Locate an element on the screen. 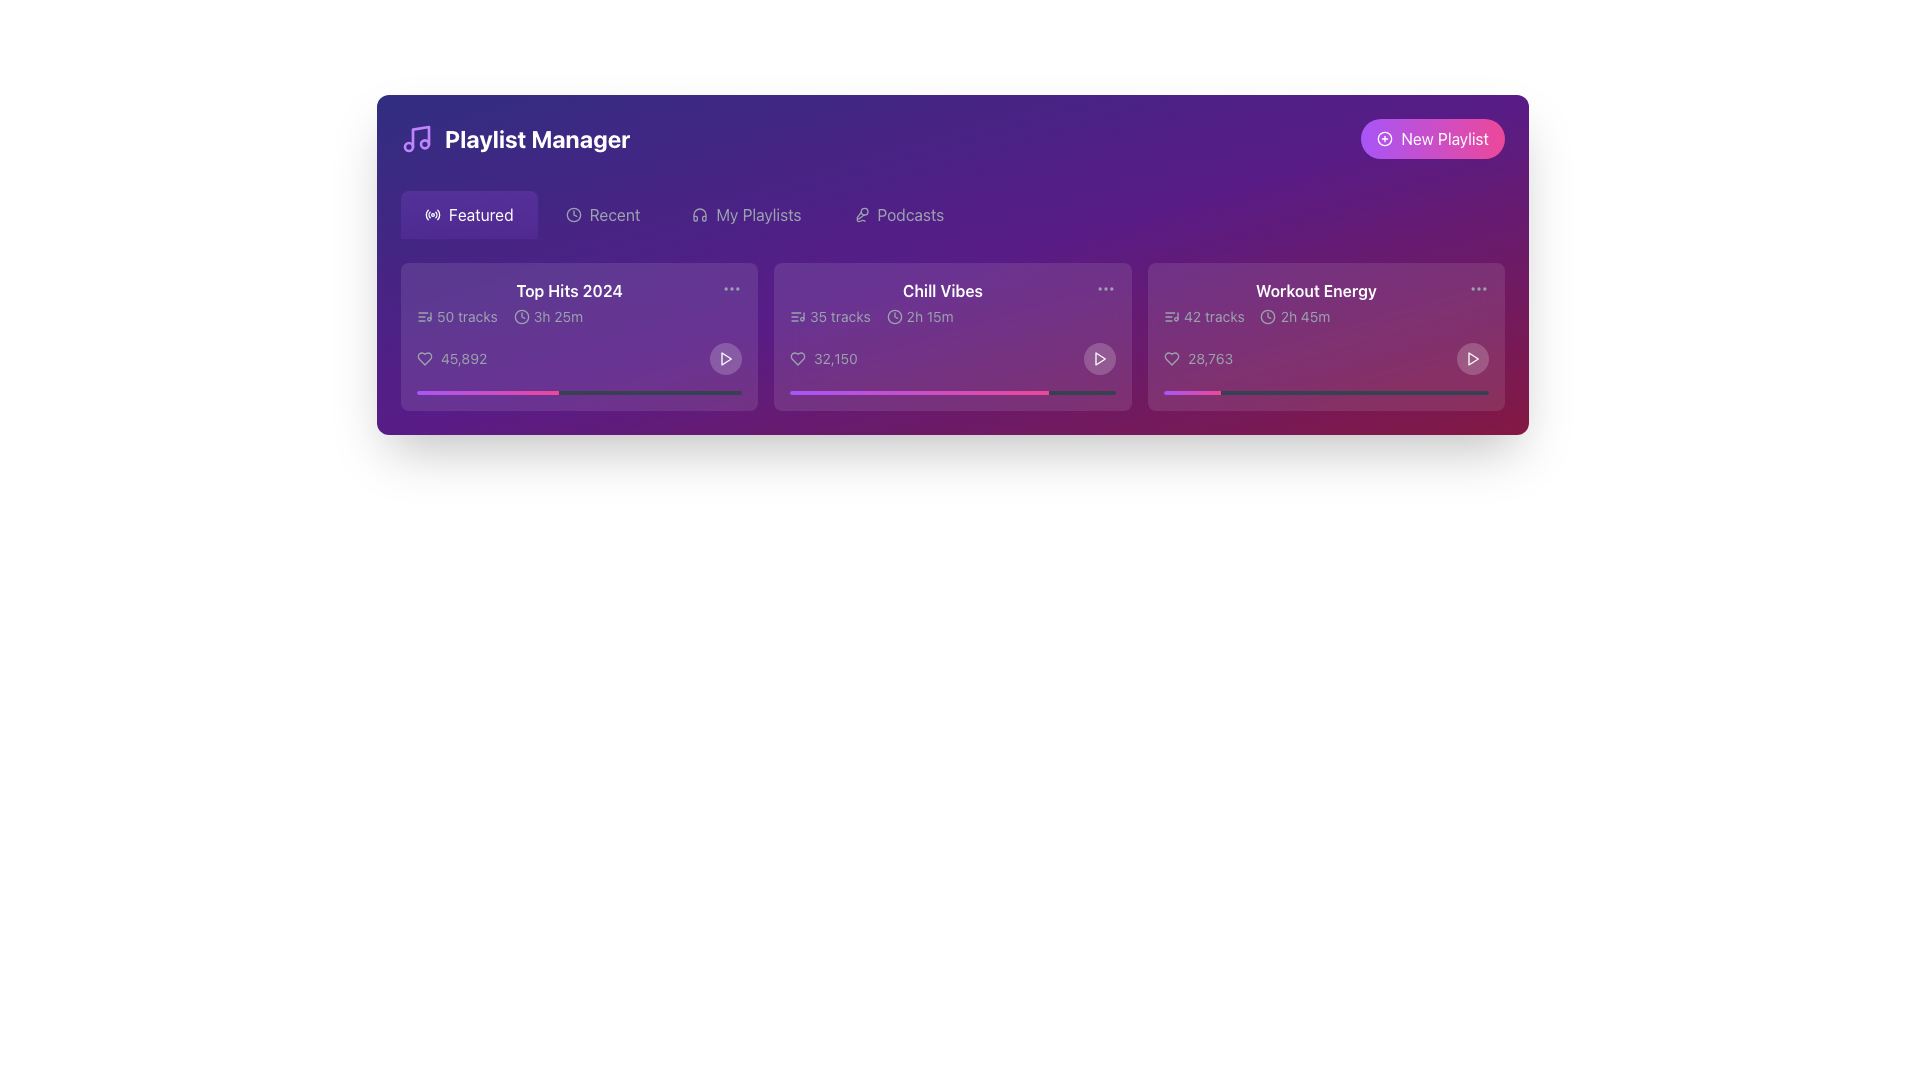 Image resolution: width=1920 pixels, height=1080 pixels. the SVG circle component within the 'Workout Energy' playlist card, which is part of a clock icon is located at coordinates (1267, 315).